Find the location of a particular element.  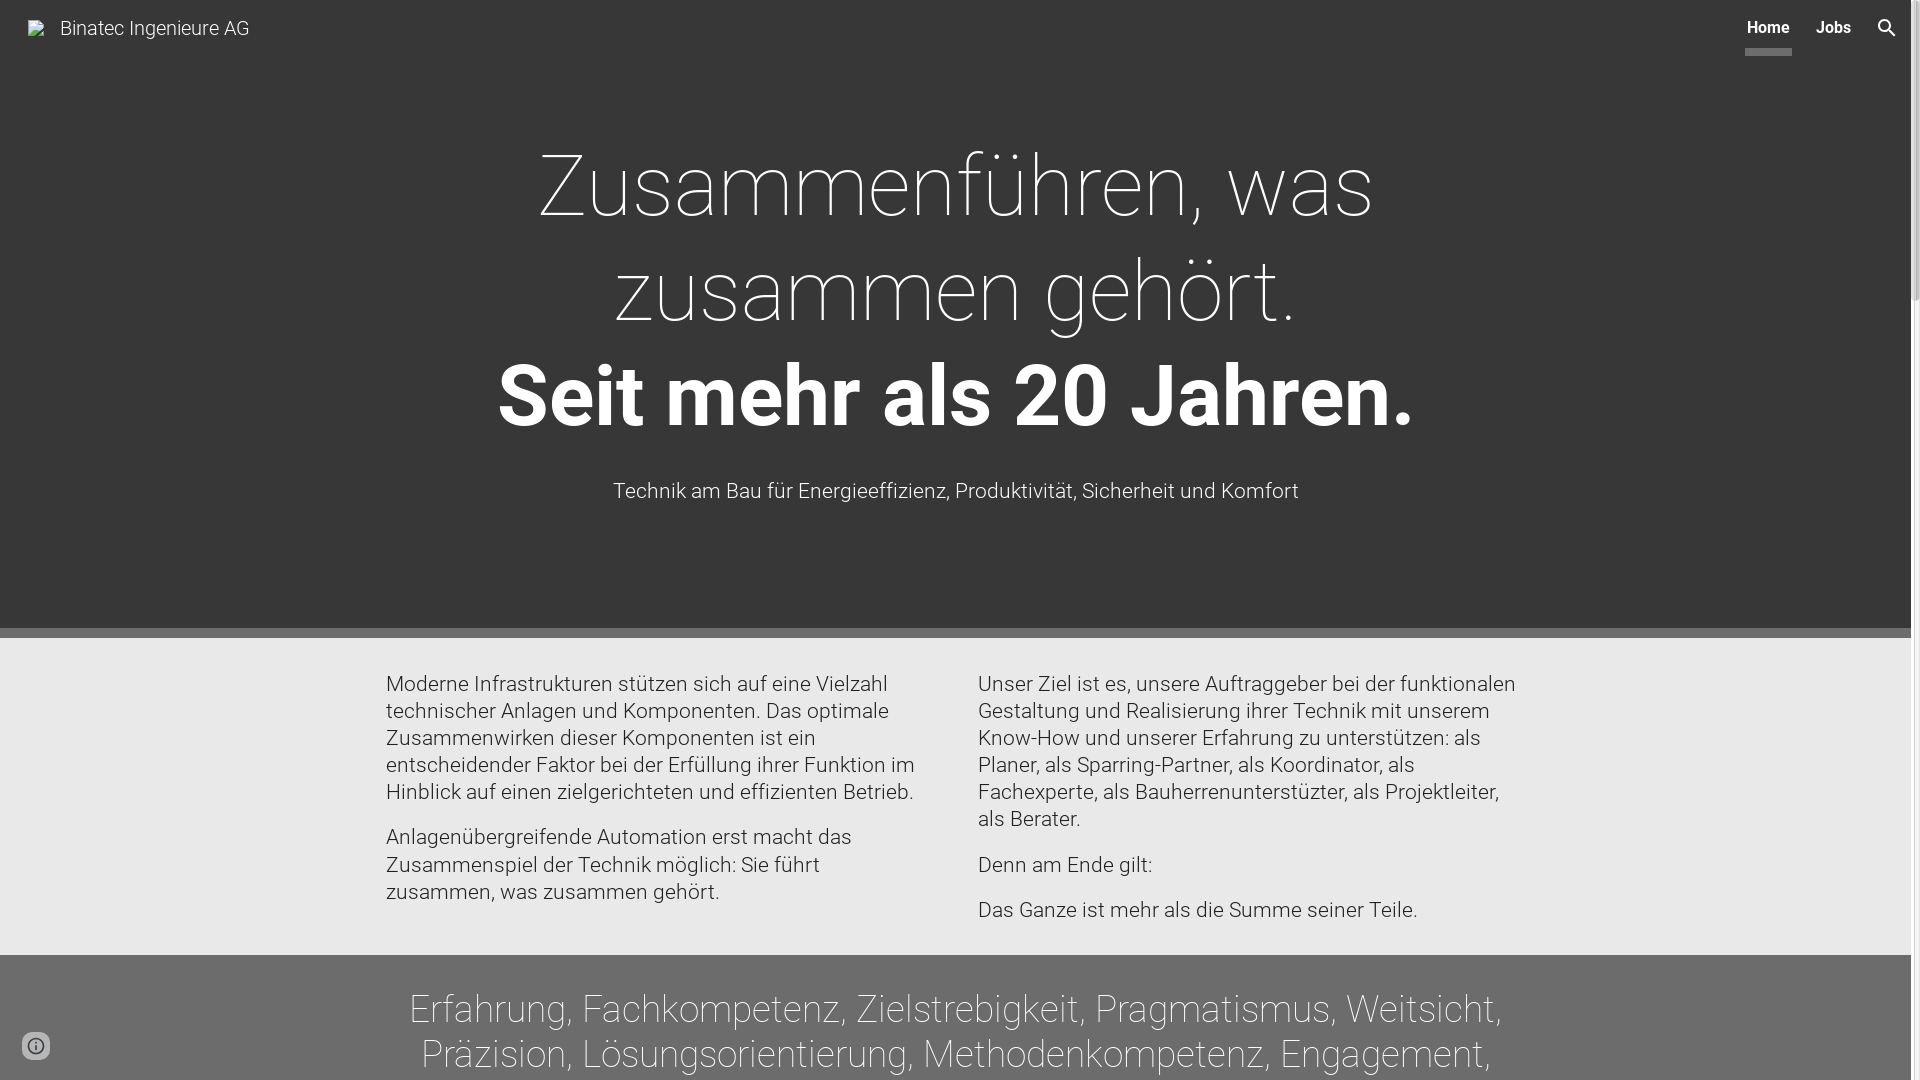

'Binatec Ingenieure AG' is located at coordinates (138, 26).